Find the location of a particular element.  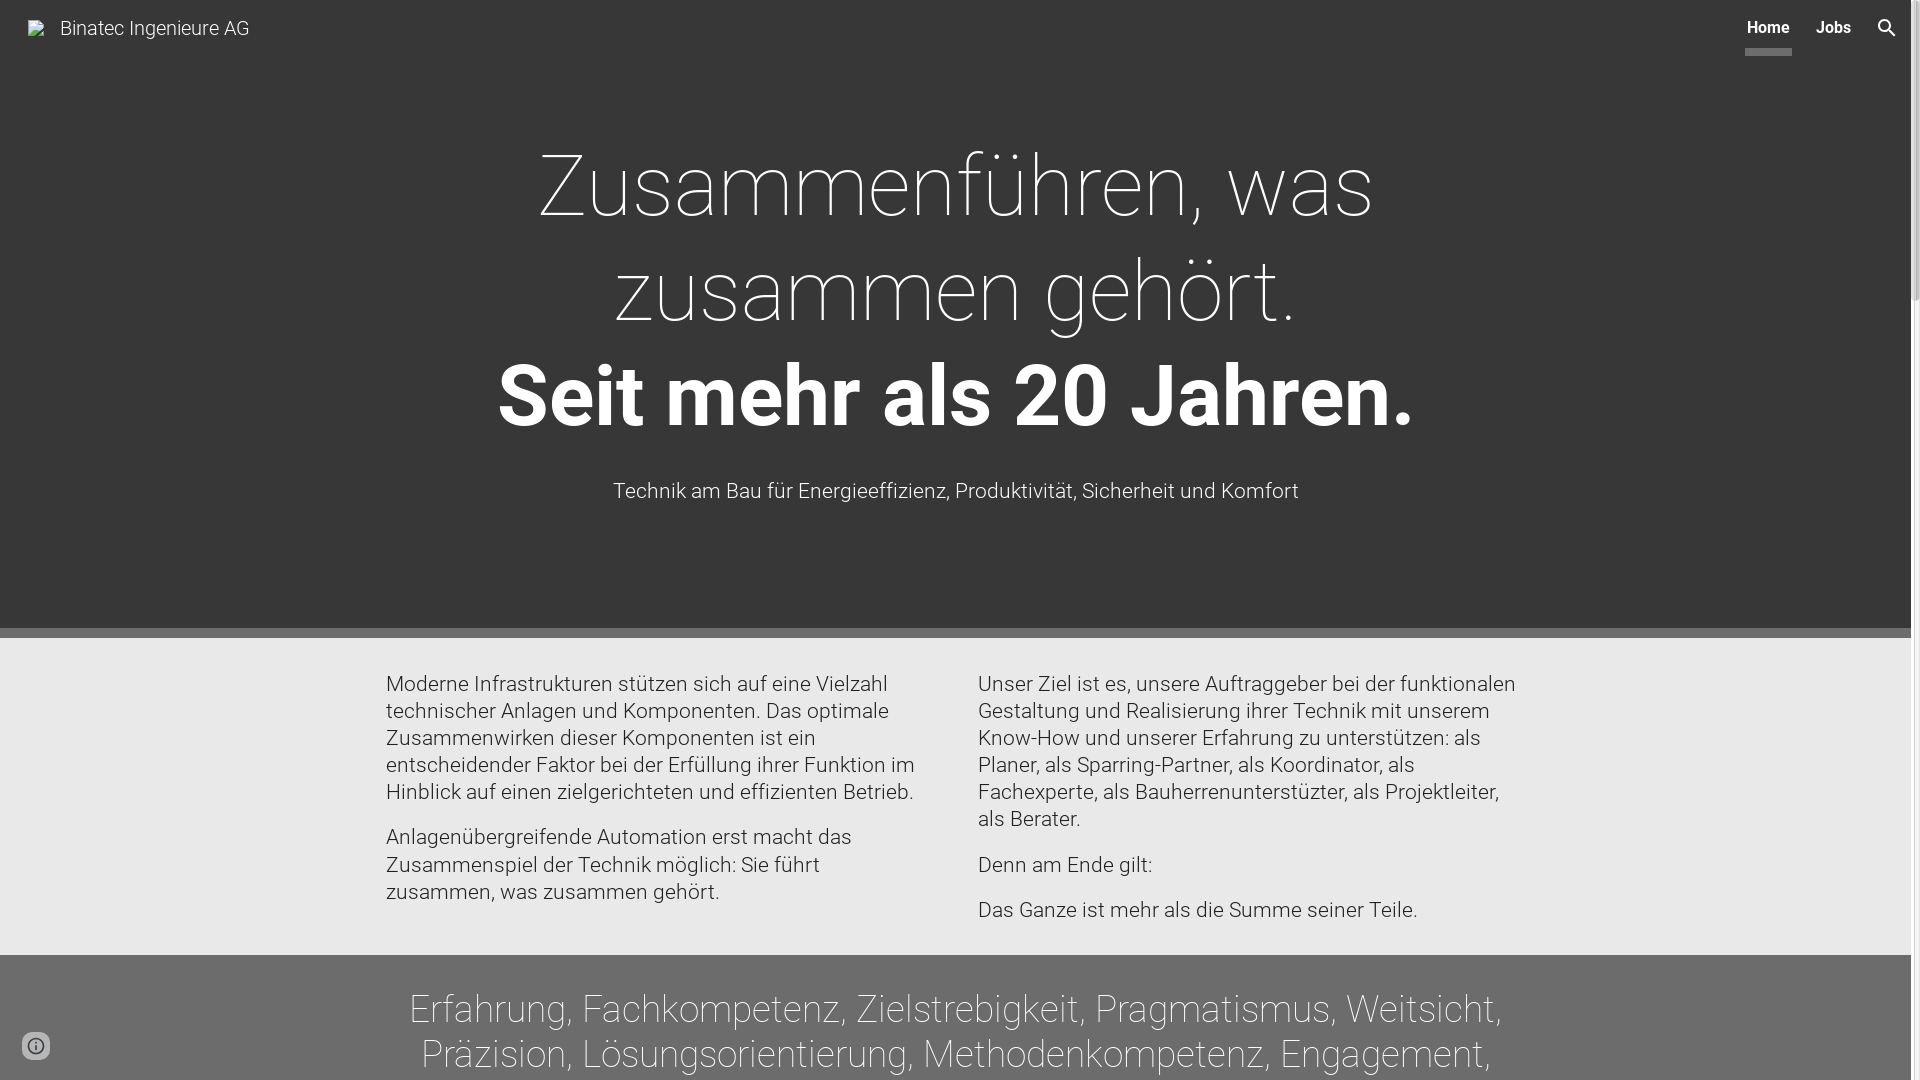

'Binatec Ingenieure AG' is located at coordinates (138, 26).